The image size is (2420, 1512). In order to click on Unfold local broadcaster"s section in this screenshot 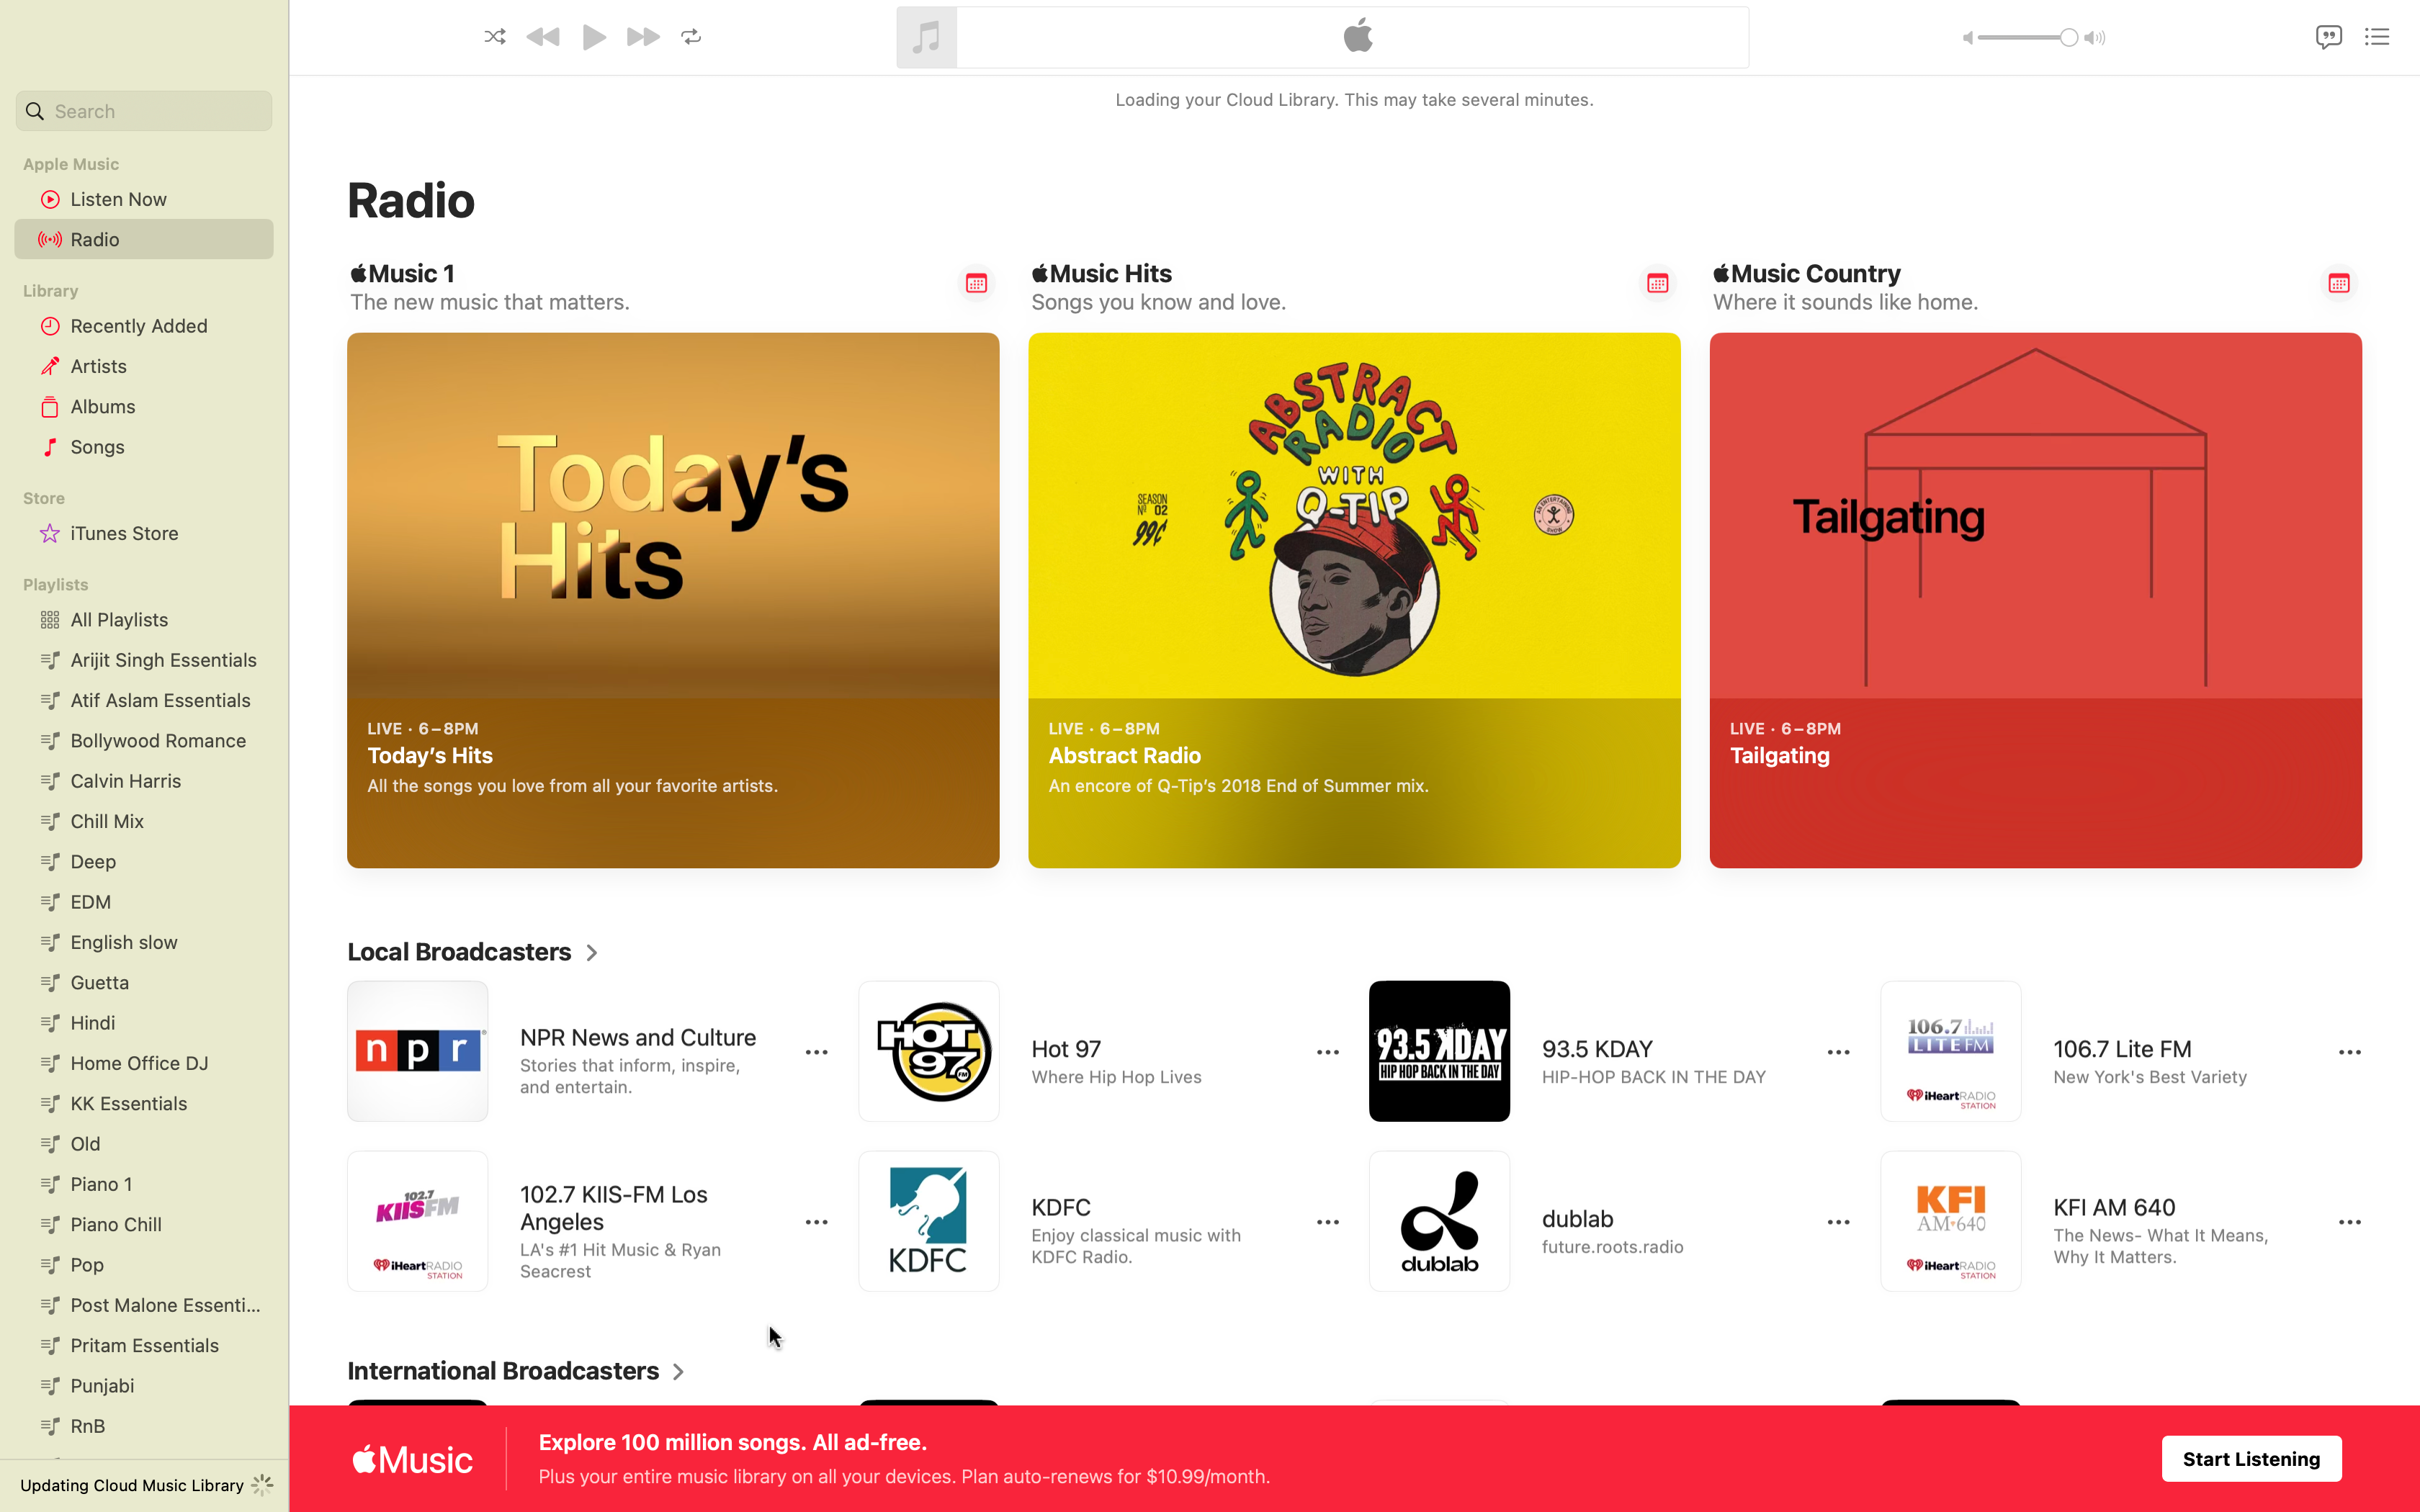, I will do `click(472, 951)`.